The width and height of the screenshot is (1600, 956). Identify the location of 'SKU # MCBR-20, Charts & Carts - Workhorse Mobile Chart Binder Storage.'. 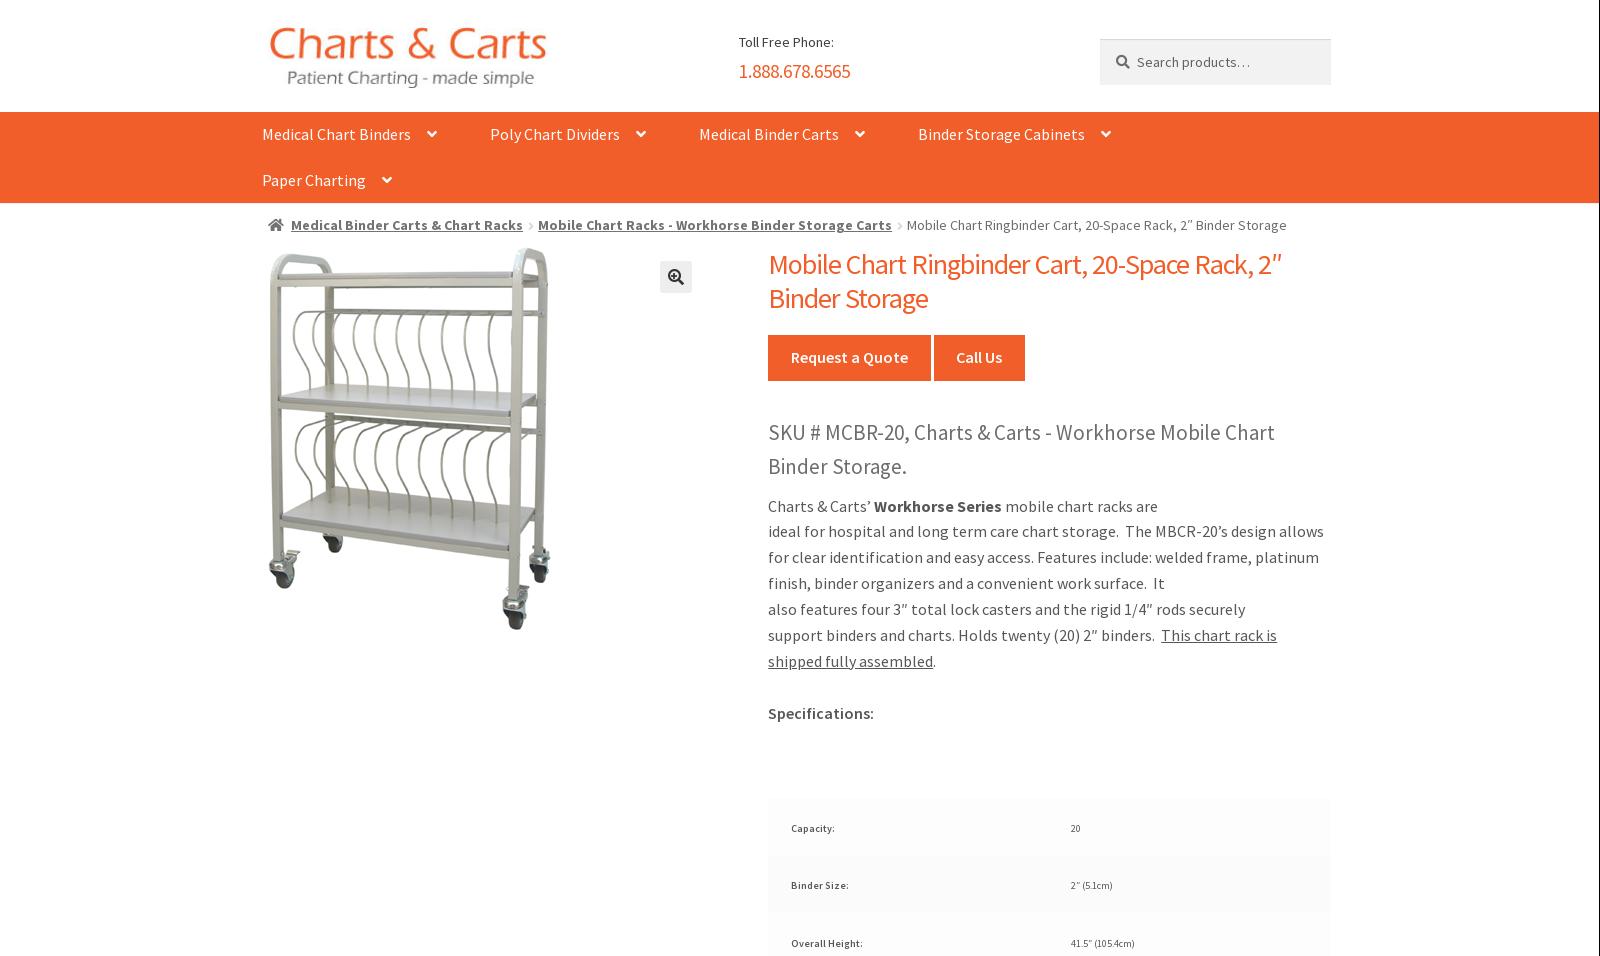
(1021, 448).